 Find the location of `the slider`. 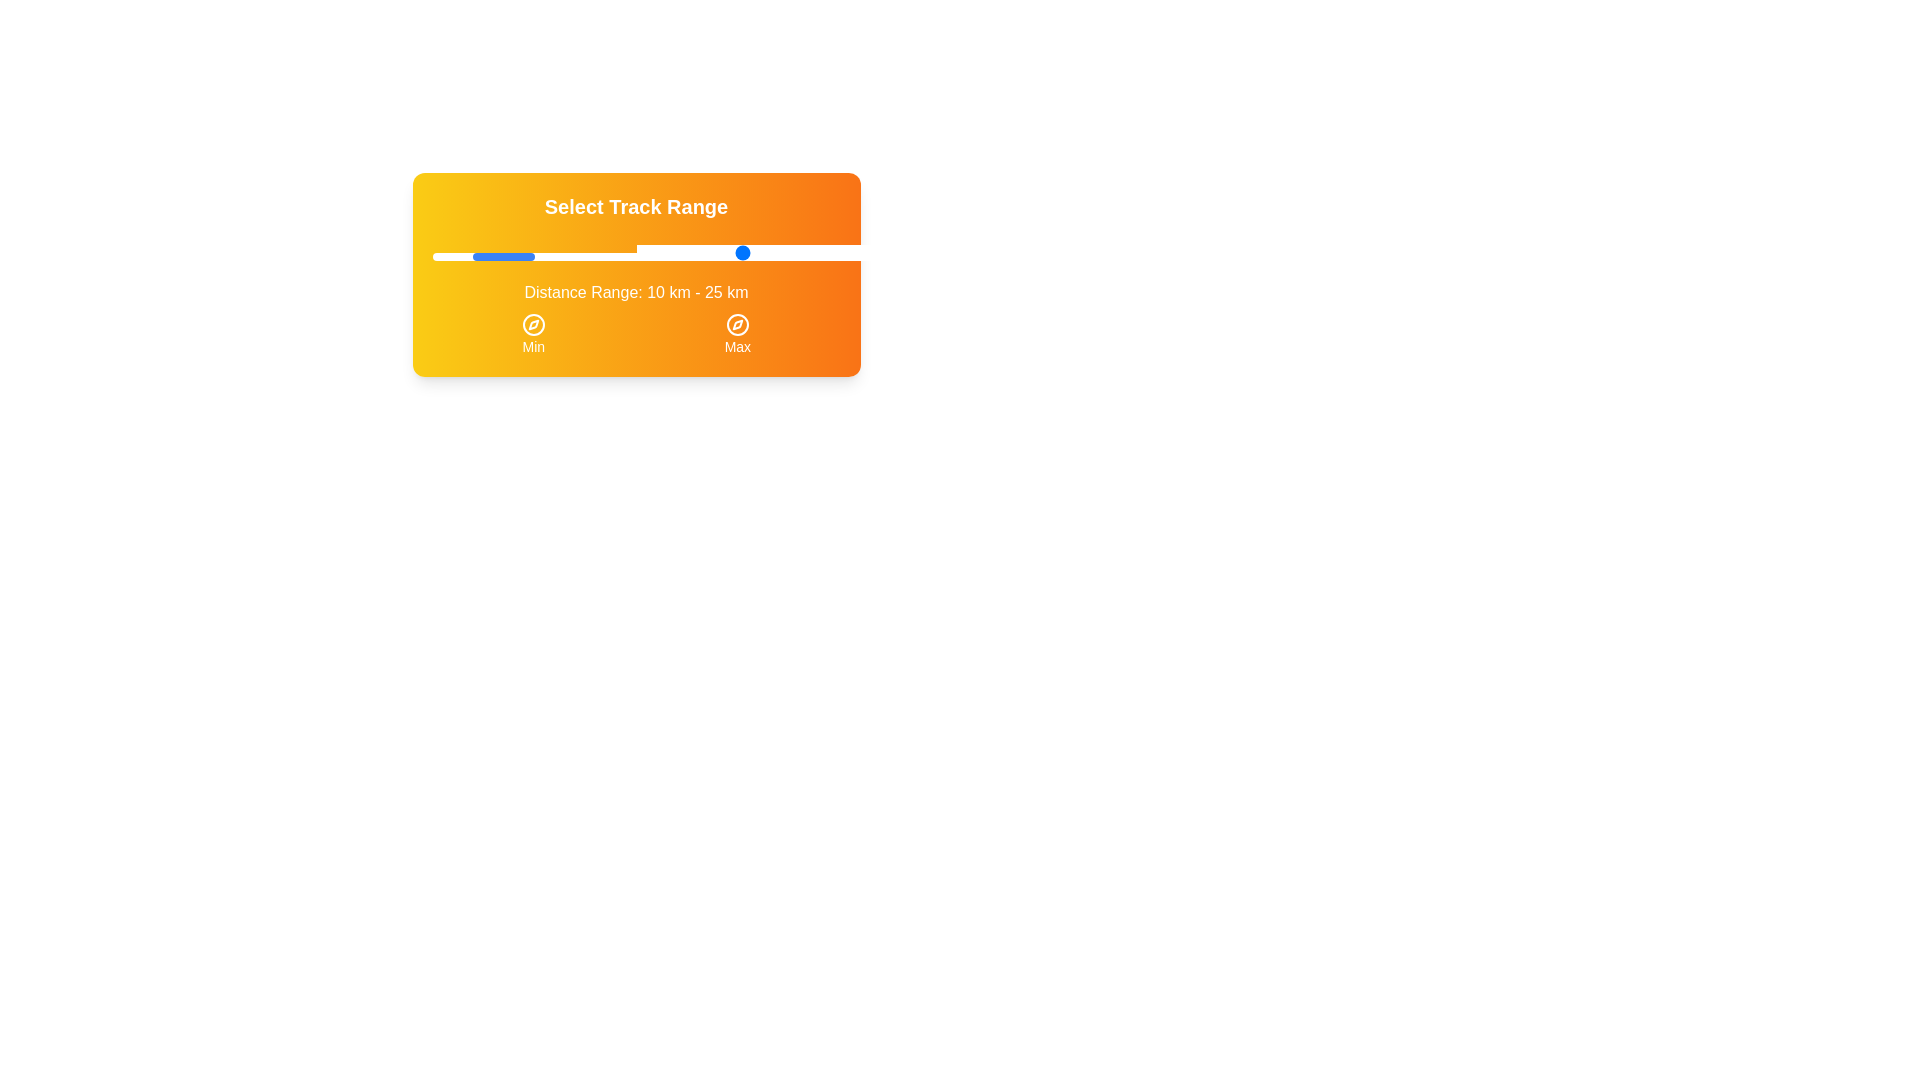

the slider is located at coordinates (794, 252).